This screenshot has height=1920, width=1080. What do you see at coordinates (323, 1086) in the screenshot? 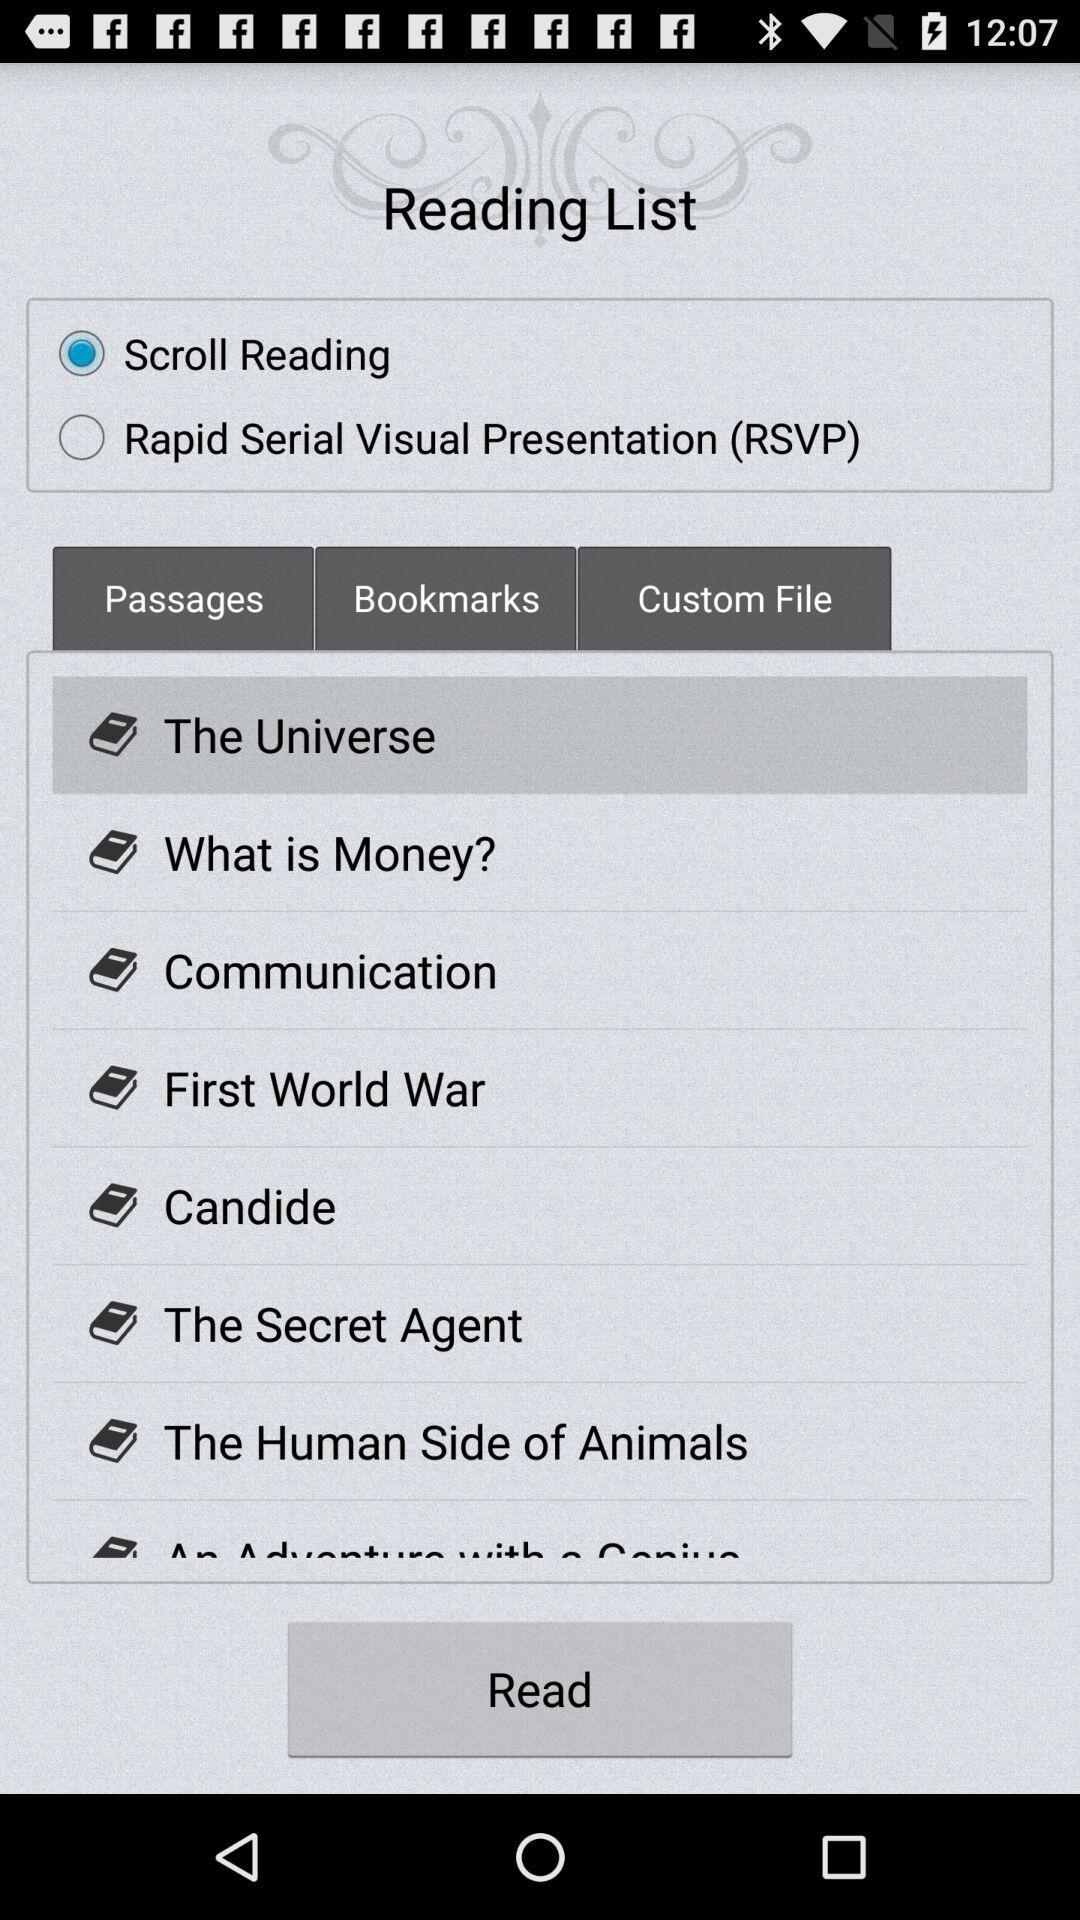
I see `the icon above the candide` at bounding box center [323, 1086].